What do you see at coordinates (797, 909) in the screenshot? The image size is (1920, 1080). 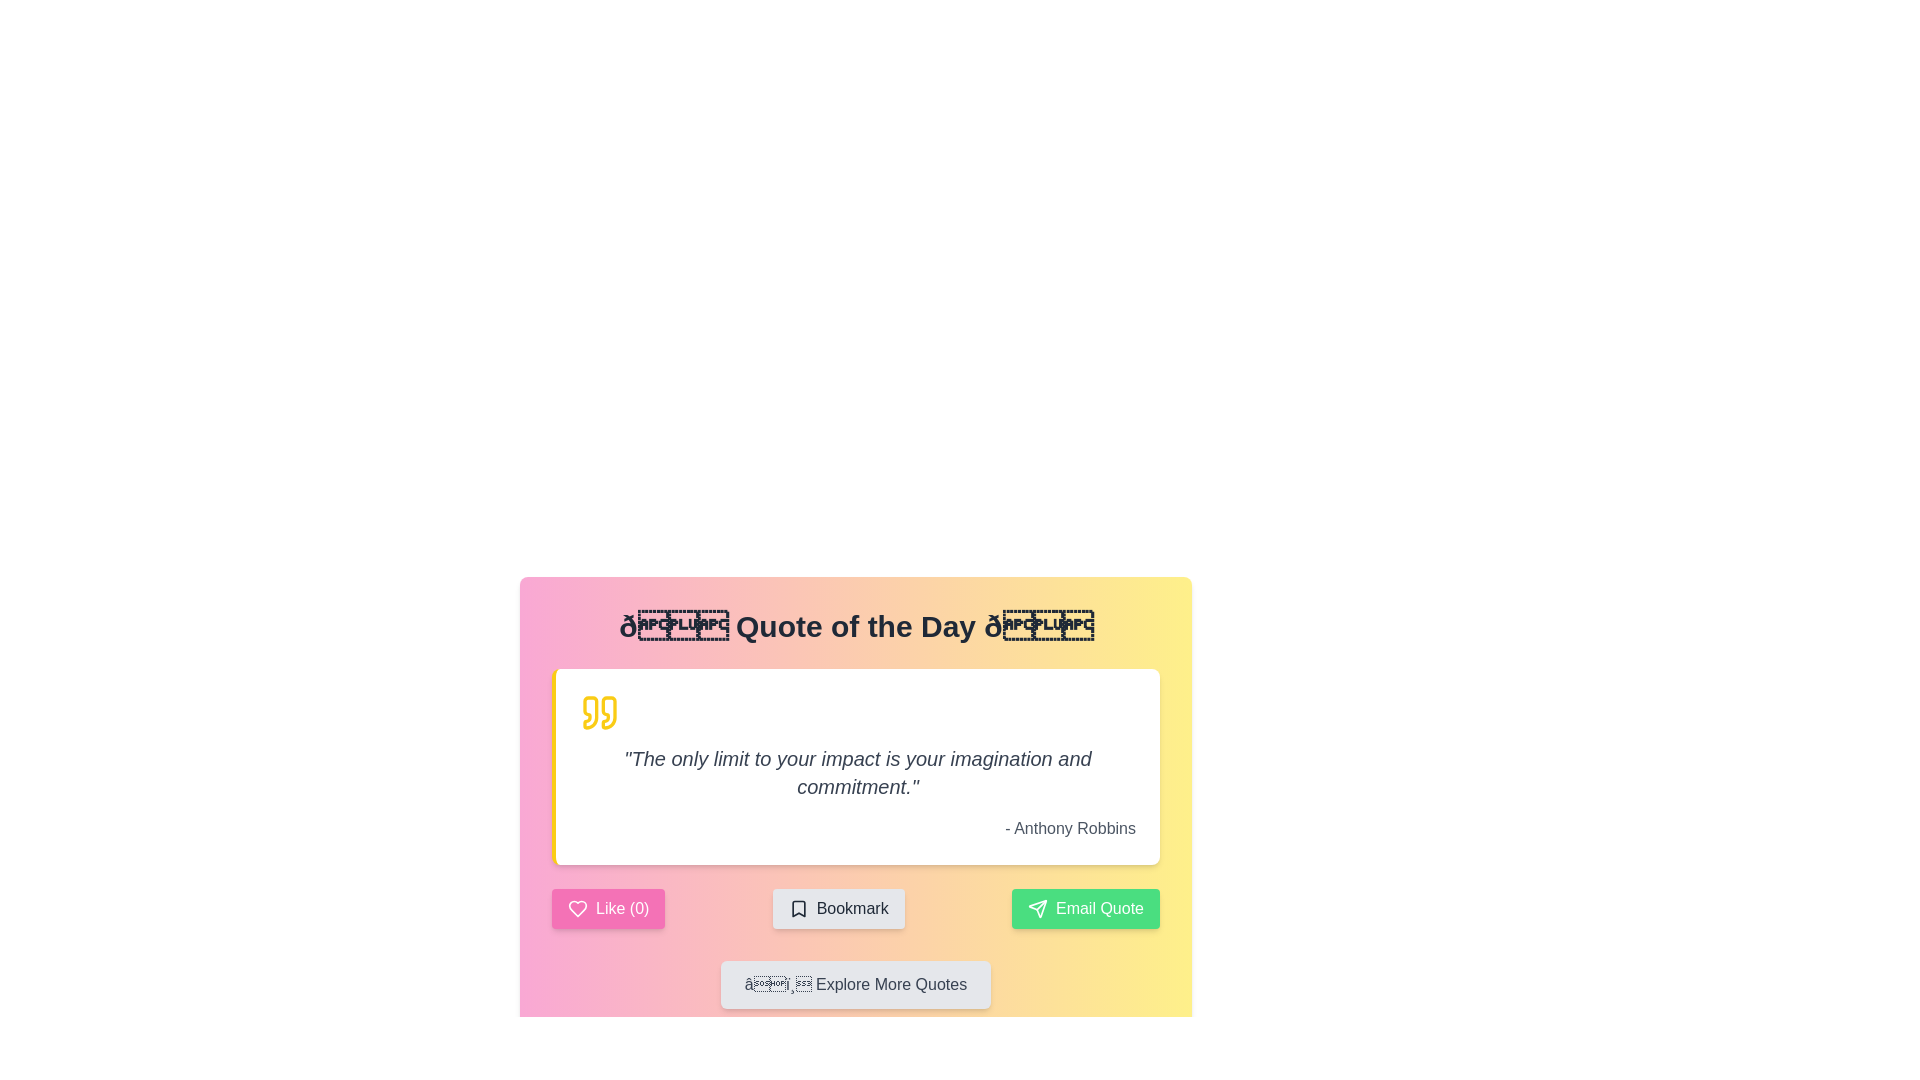 I see `the bookmark icon located to the left of the 'Bookmark' text, which is part of the 'Bookmark' button group, positioned slightly above and horizontally aligned in the middle` at bounding box center [797, 909].